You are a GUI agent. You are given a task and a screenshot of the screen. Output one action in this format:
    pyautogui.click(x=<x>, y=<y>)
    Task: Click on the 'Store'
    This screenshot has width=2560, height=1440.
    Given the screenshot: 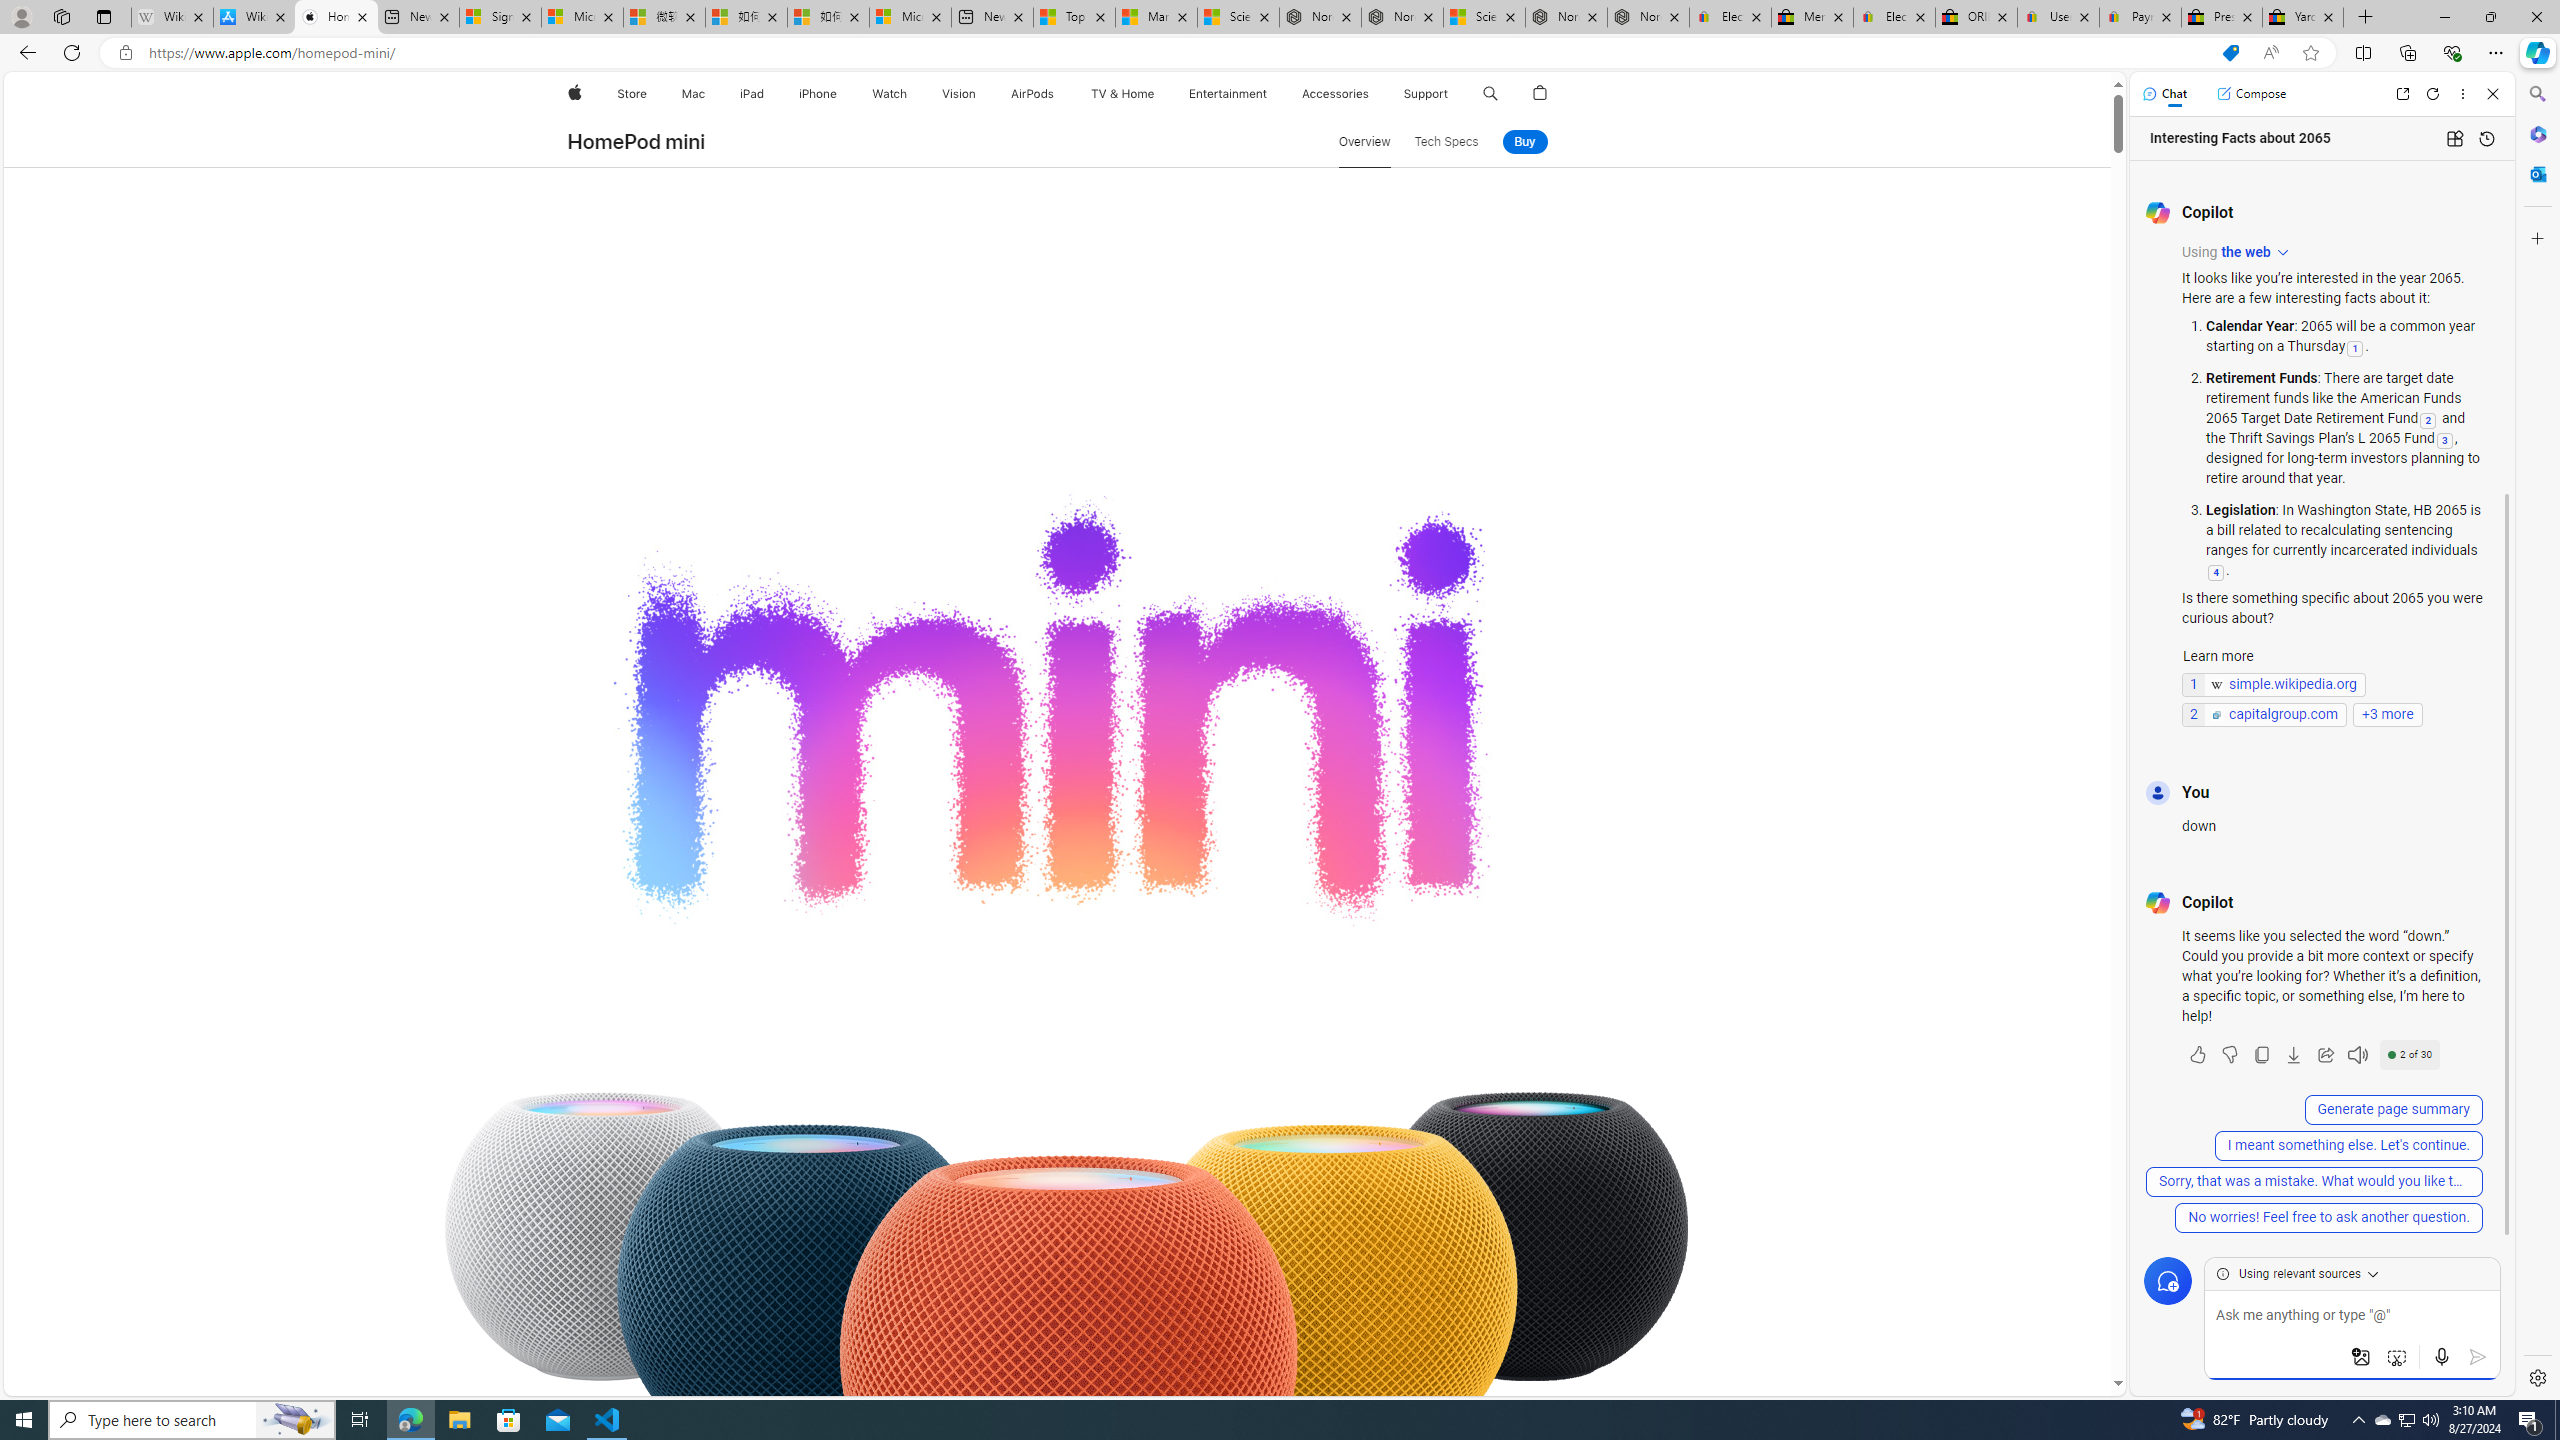 What is the action you would take?
    pyautogui.click(x=631, y=93)
    